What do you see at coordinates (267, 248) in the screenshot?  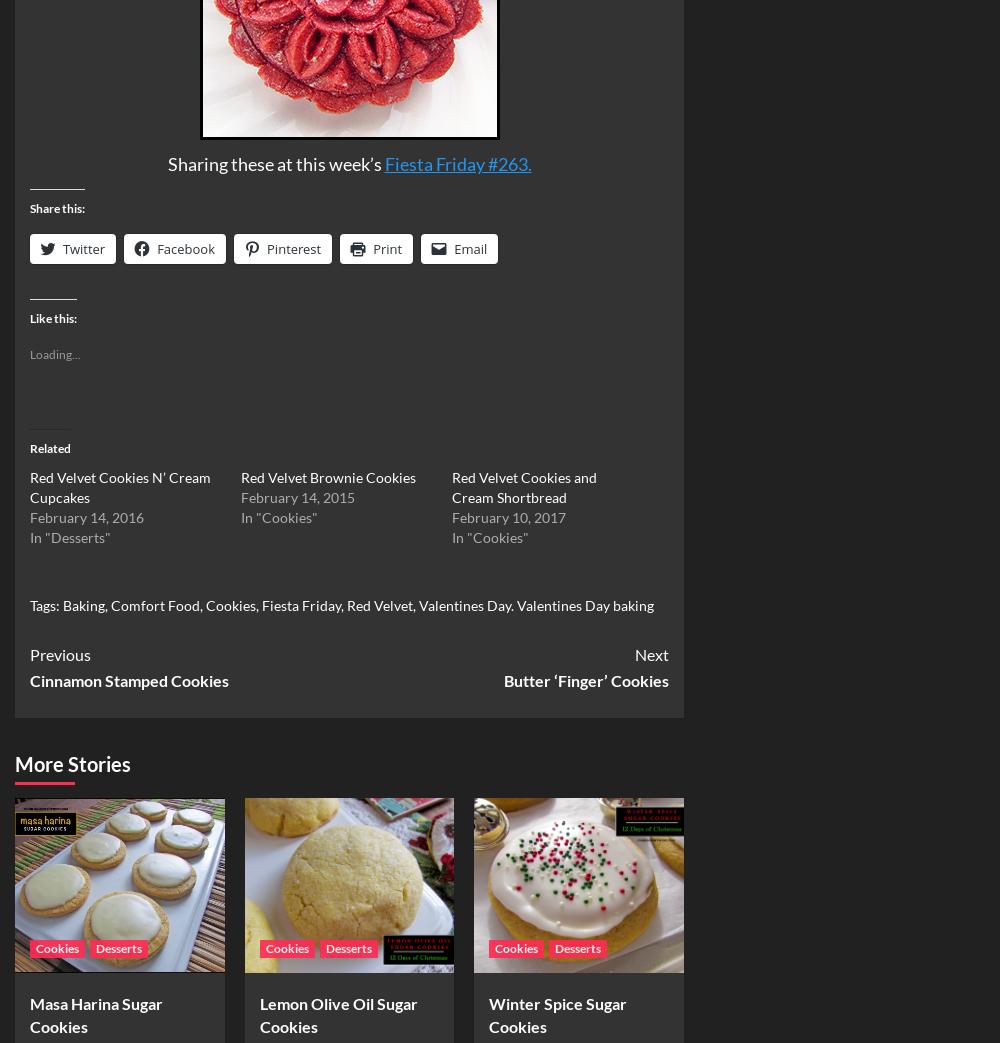 I see `'Pinterest'` at bounding box center [267, 248].